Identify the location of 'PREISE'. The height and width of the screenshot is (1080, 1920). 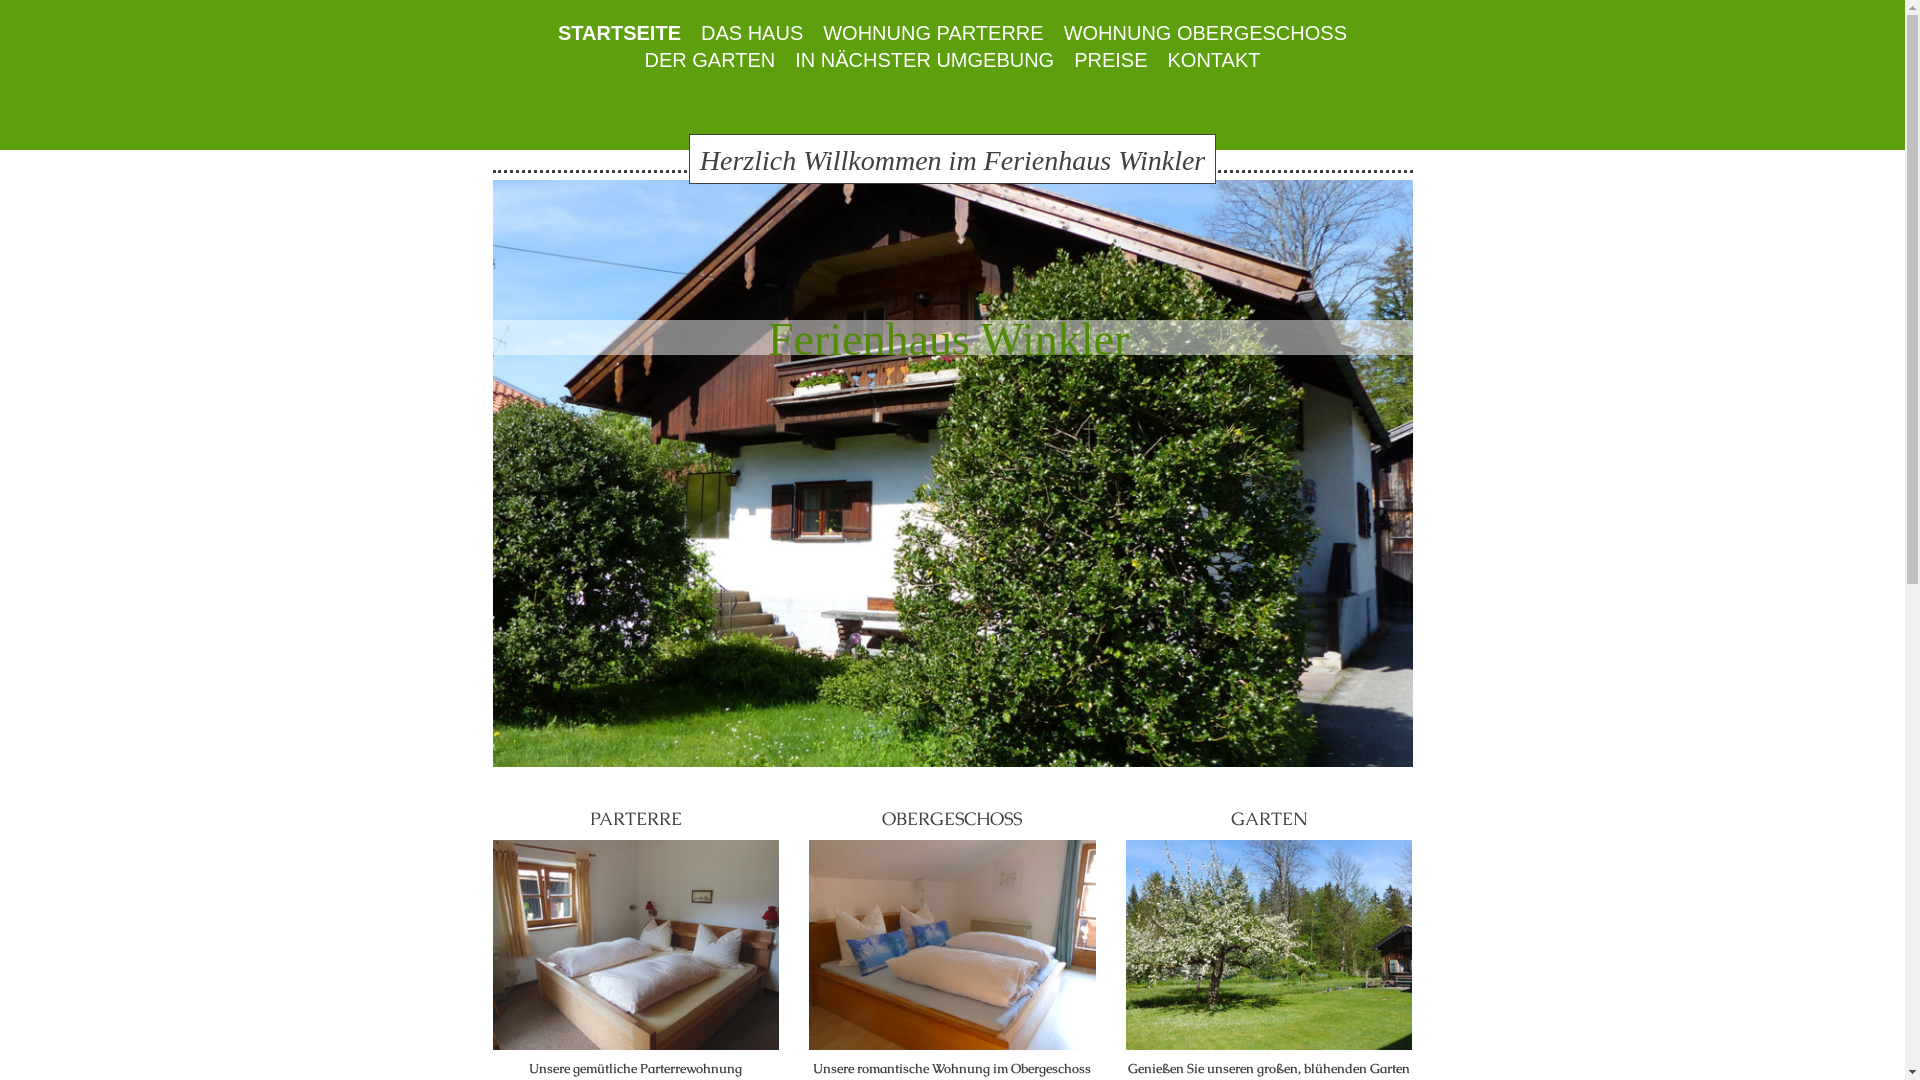
(1063, 59).